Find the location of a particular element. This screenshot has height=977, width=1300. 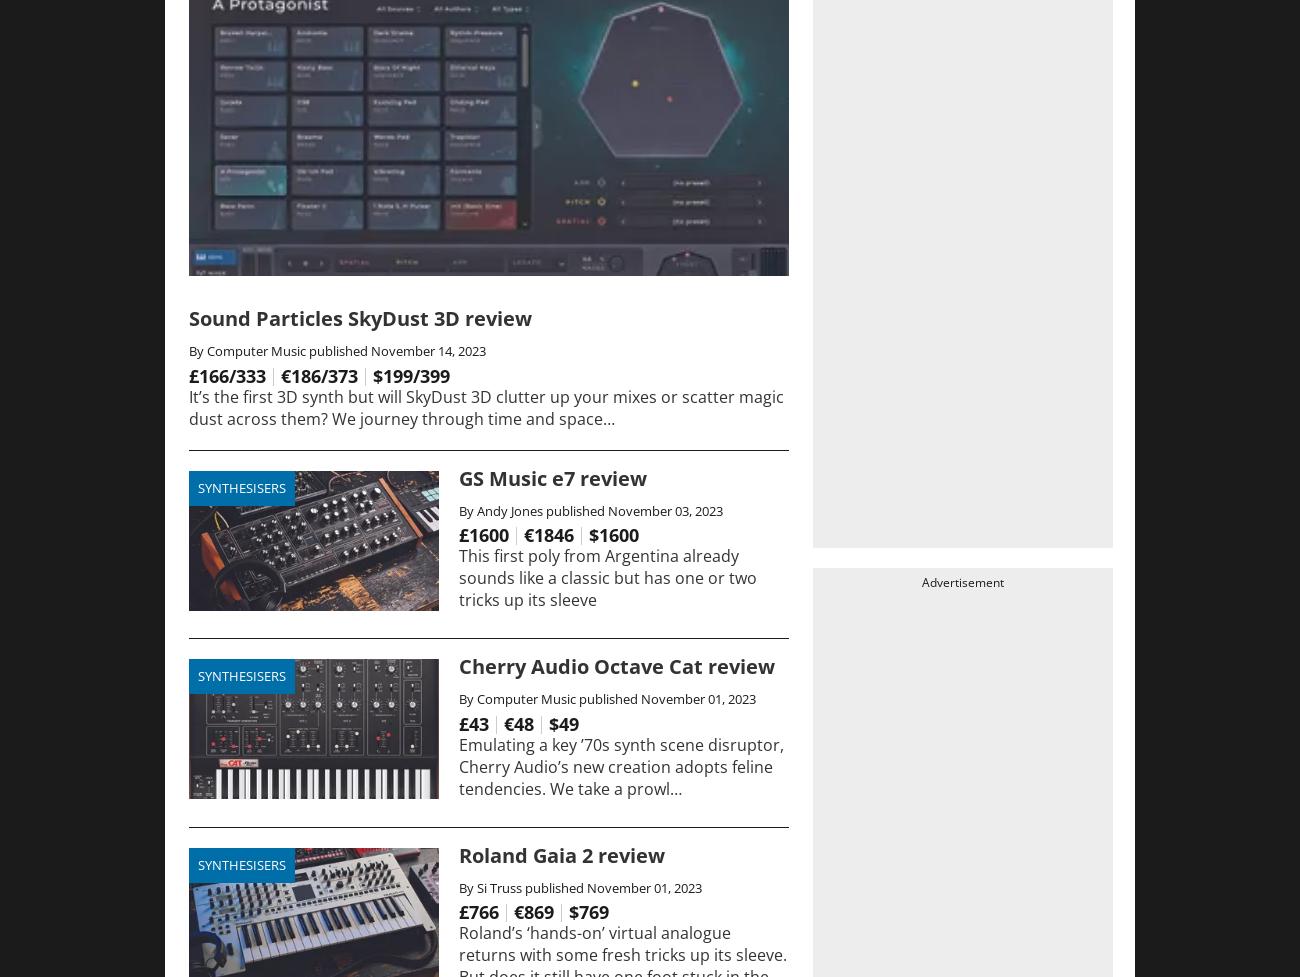

'€186/373' is located at coordinates (319, 374).